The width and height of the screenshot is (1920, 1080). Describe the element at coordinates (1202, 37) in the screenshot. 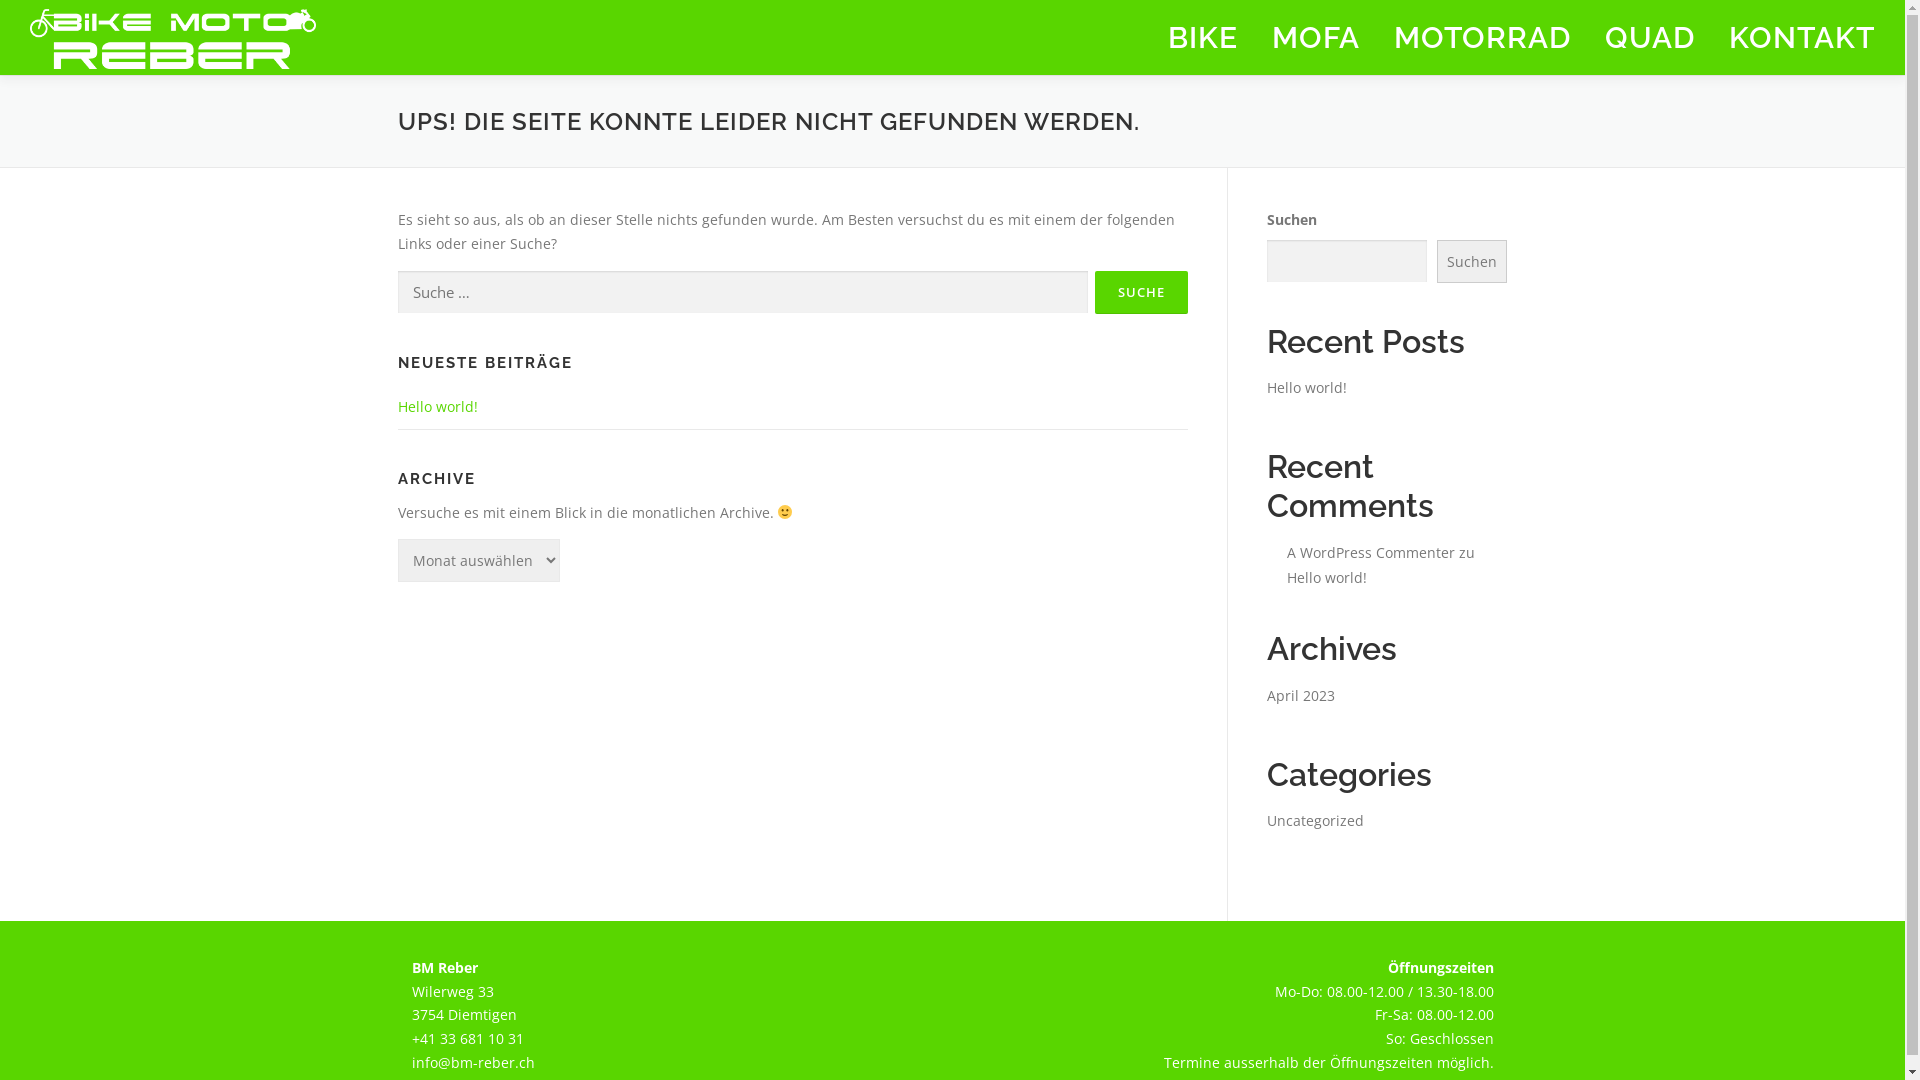

I see `'BIKE'` at that location.